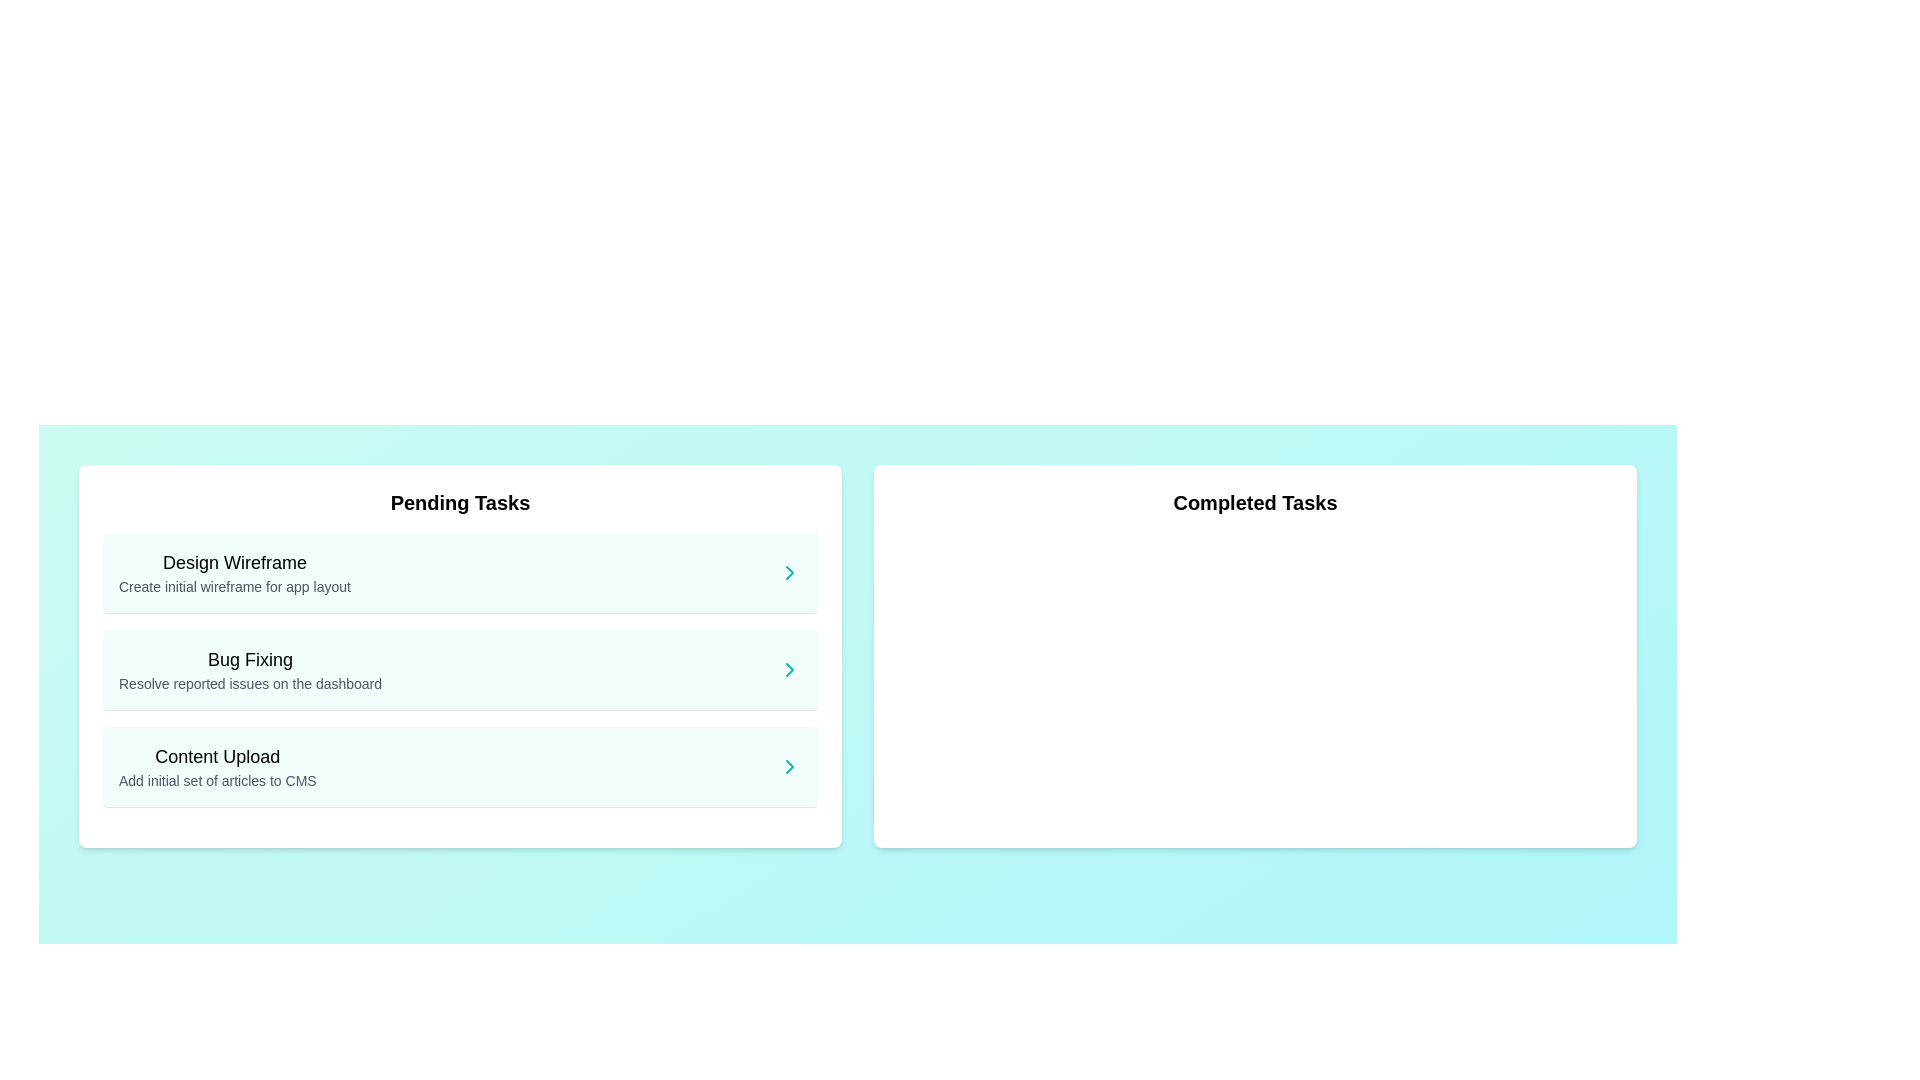 Image resolution: width=1920 pixels, height=1080 pixels. Describe the element at coordinates (789, 573) in the screenshot. I see `the rightward-pointing chevron icon button located at the far right end of the 'Design Wireframe' task panel to change its color` at that location.